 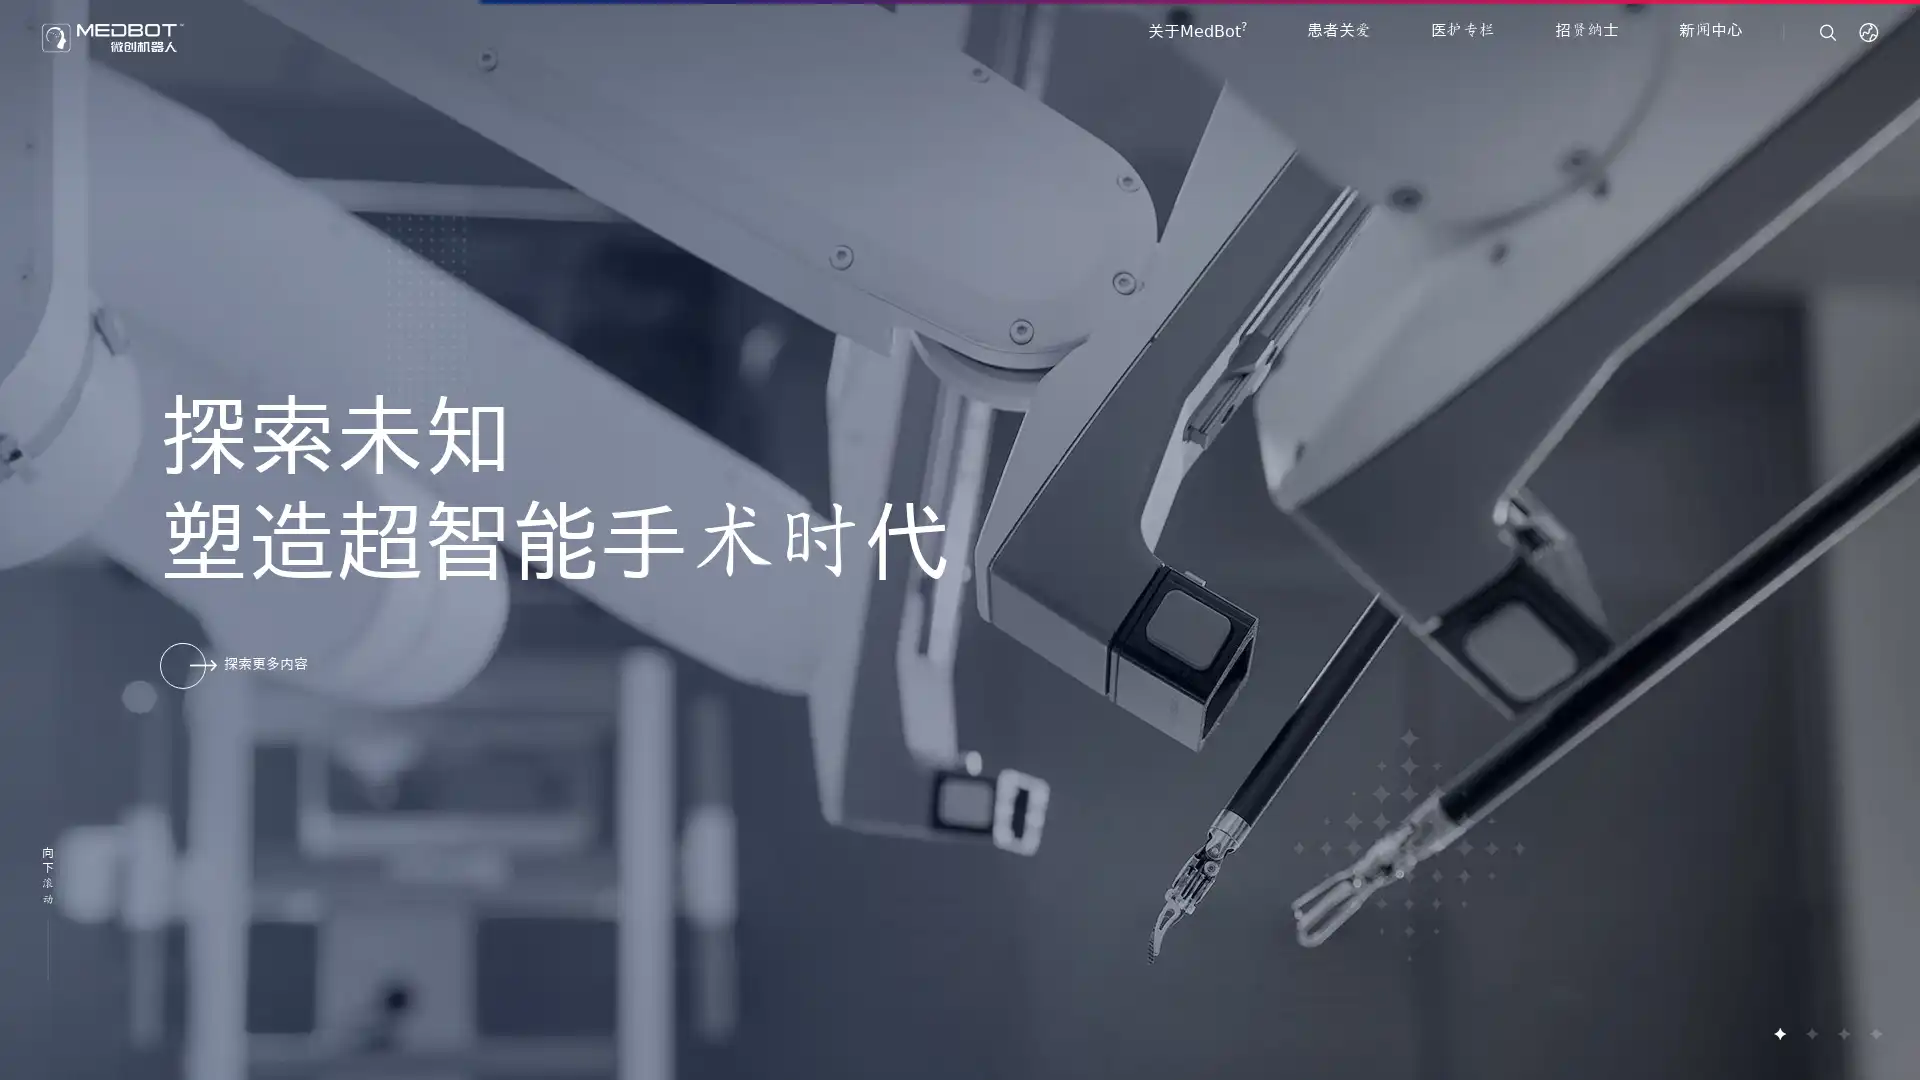 I want to click on Go to slide 1, so click(x=1779, y=1033).